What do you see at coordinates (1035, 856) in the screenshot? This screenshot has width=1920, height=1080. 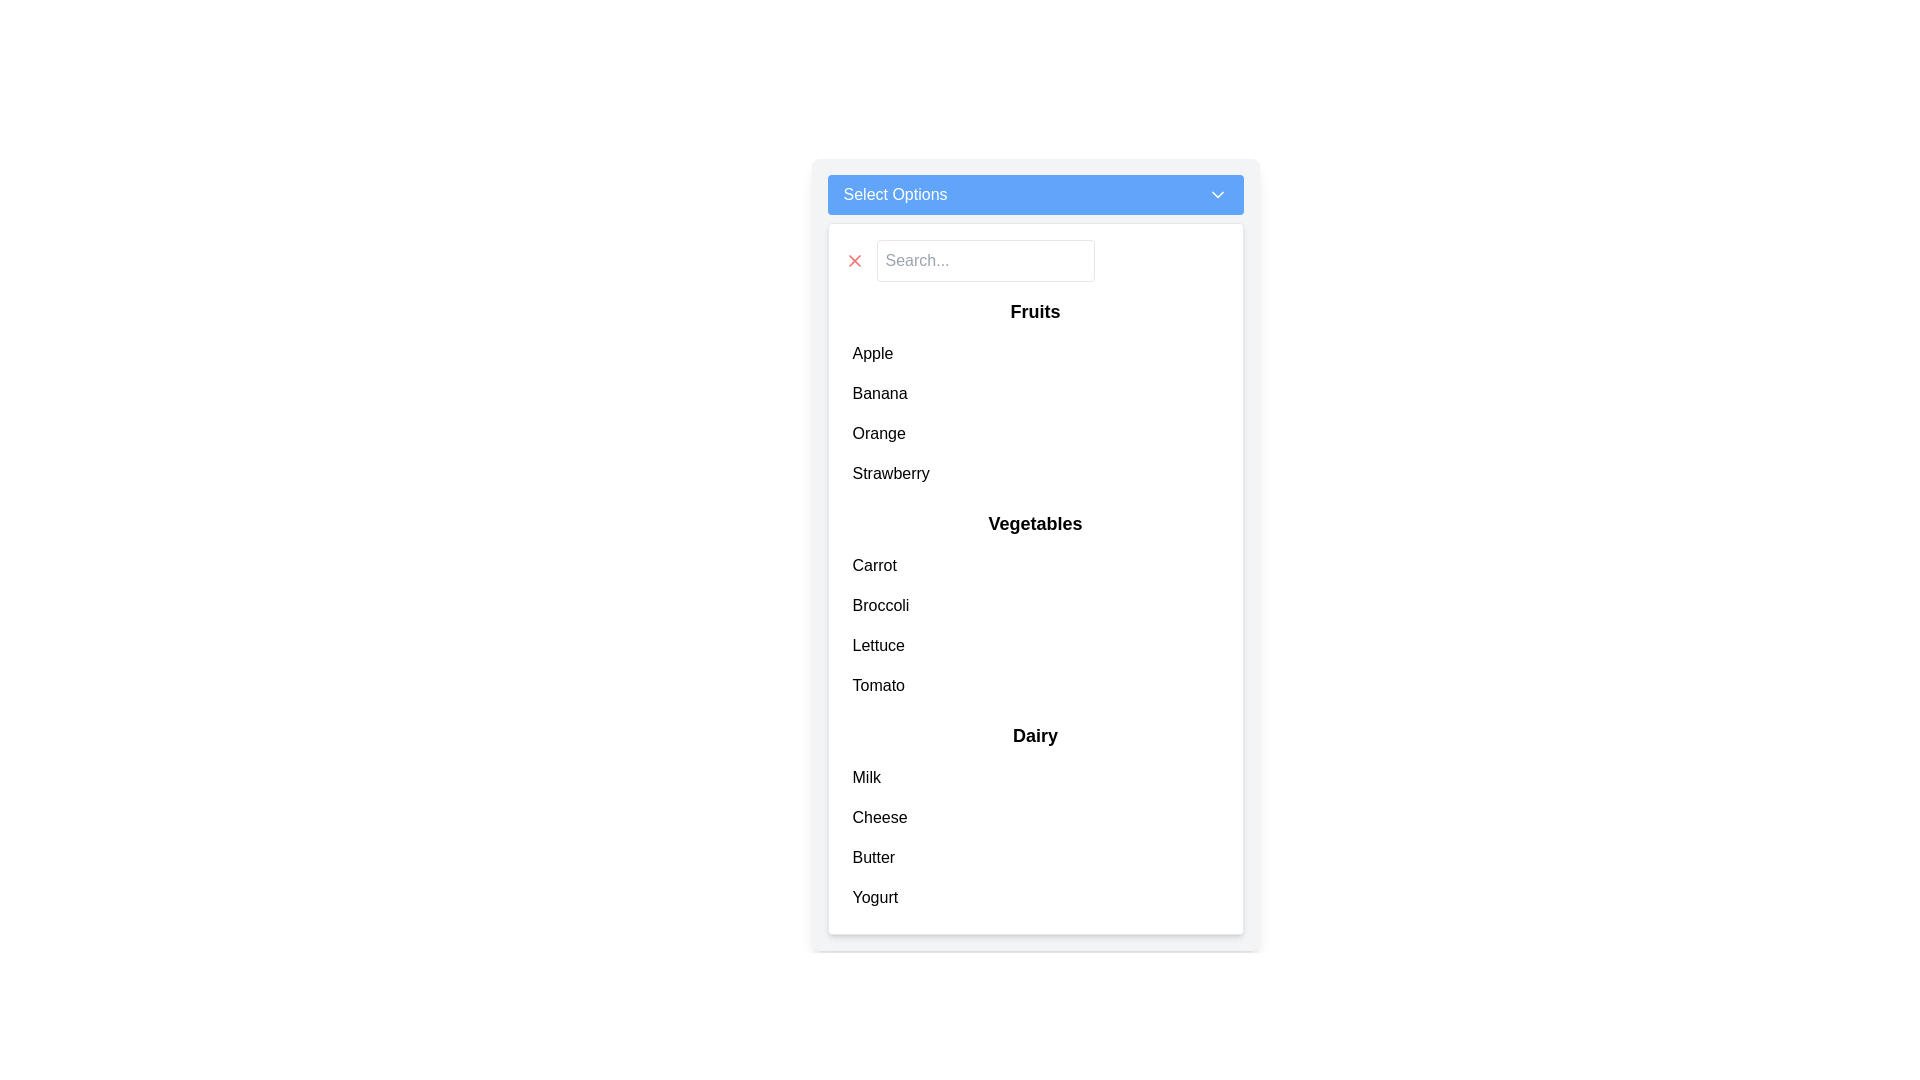 I see `the third item in the 'Dairy' section of the list, which is positioned between 'Cheese' and 'Yogurt'` at bounding box center [1035, 856].